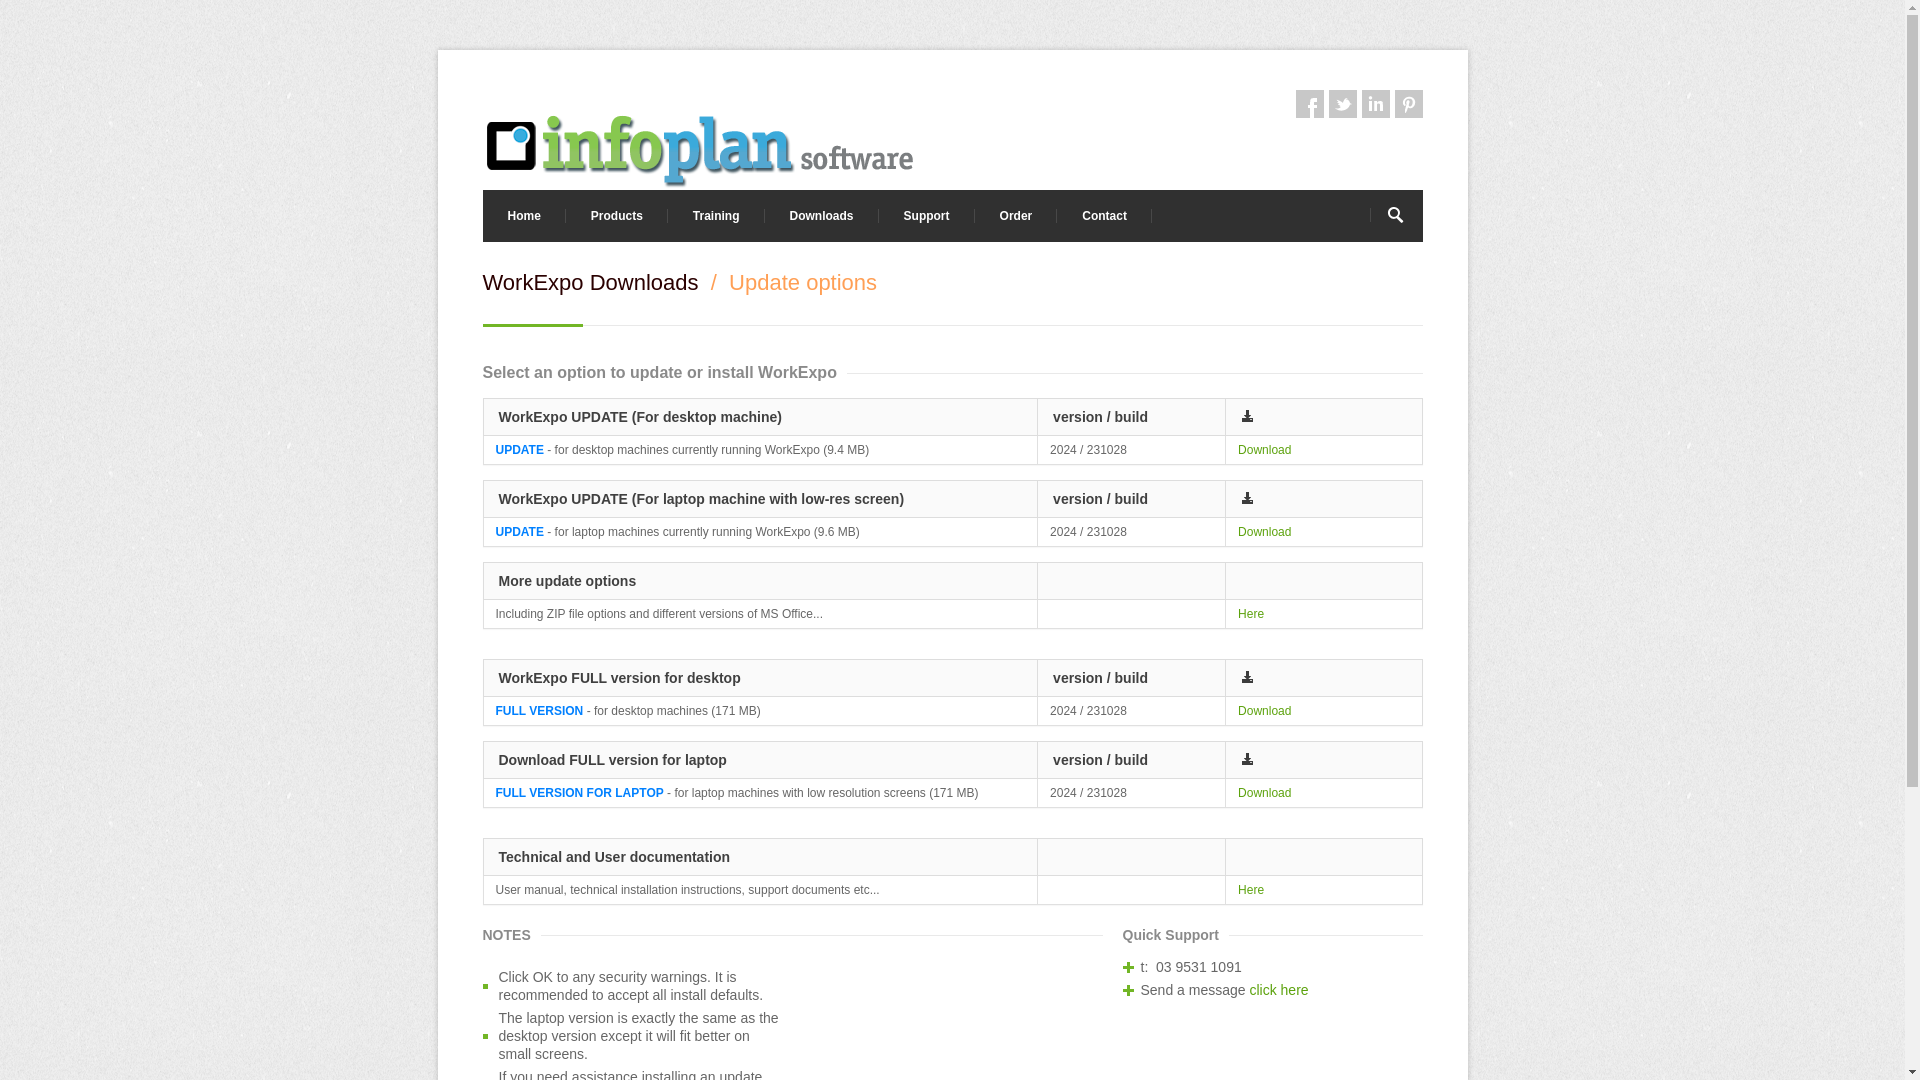  I want to click on 'FULL VERSION FOR LAPTOP', so click(579, 792).